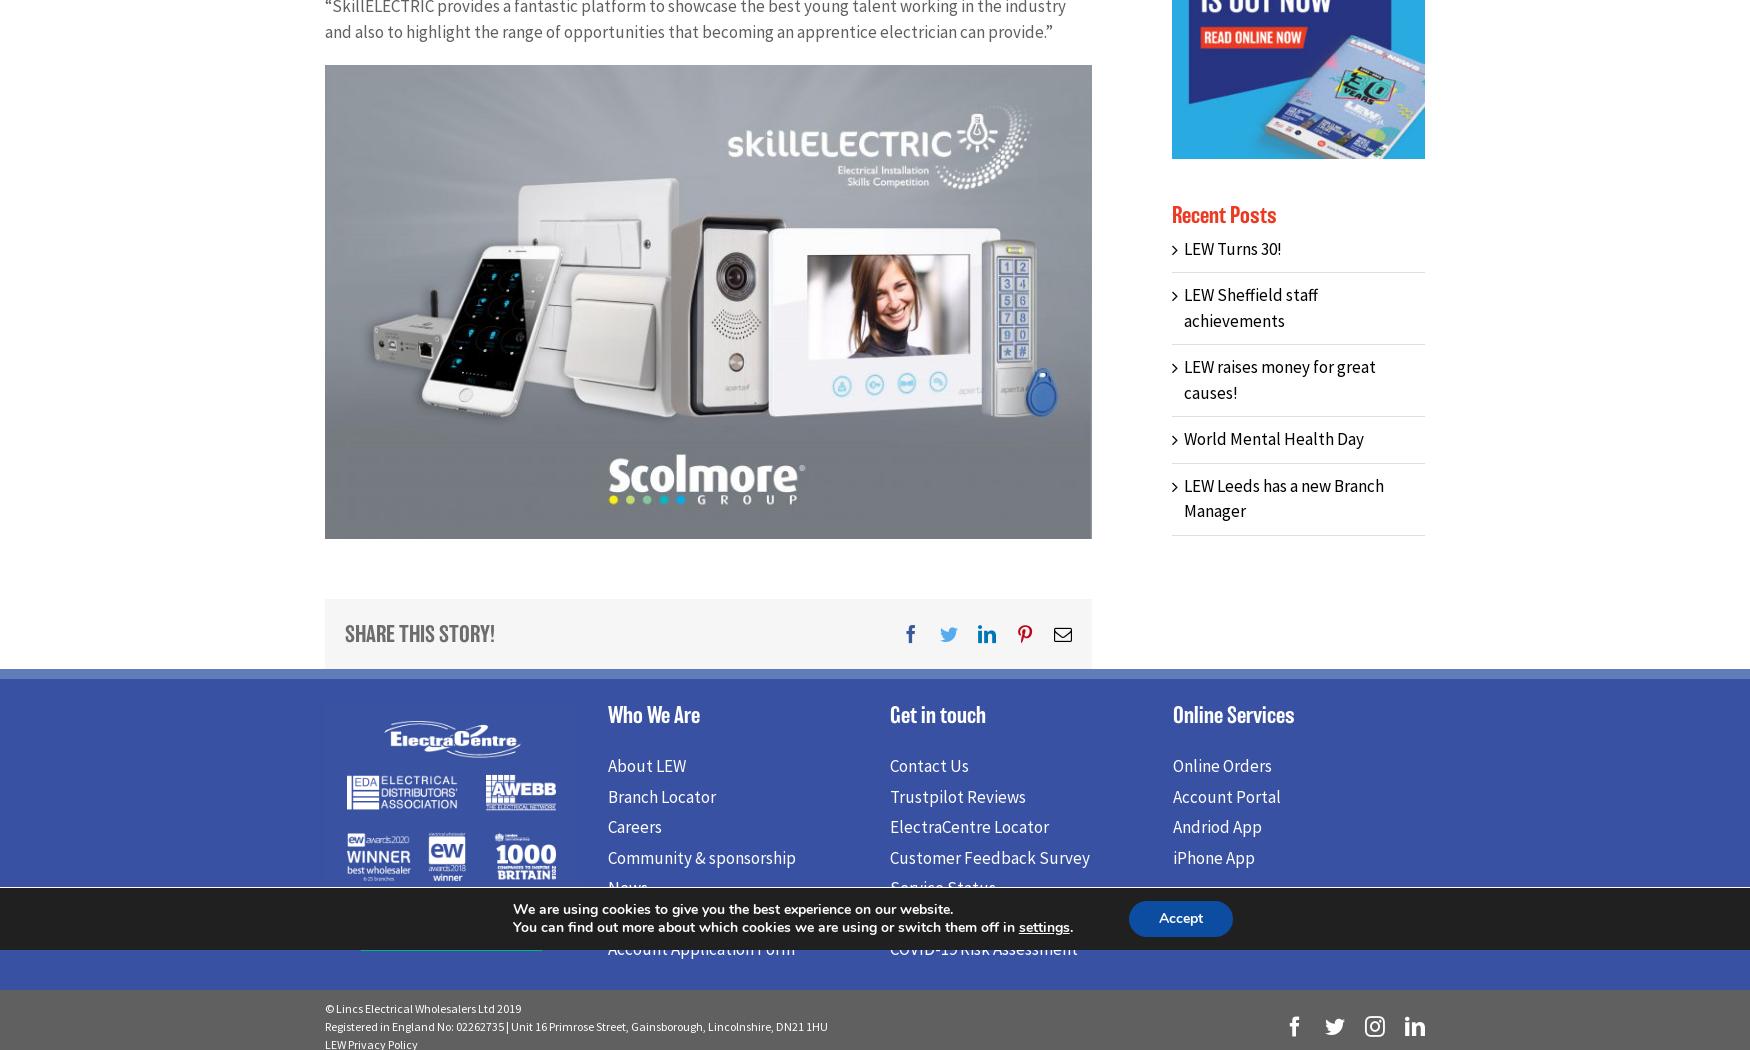  Describe the element at coordinates (1170, 771) in the screenshot. I see `'Online Orders'` at that location.